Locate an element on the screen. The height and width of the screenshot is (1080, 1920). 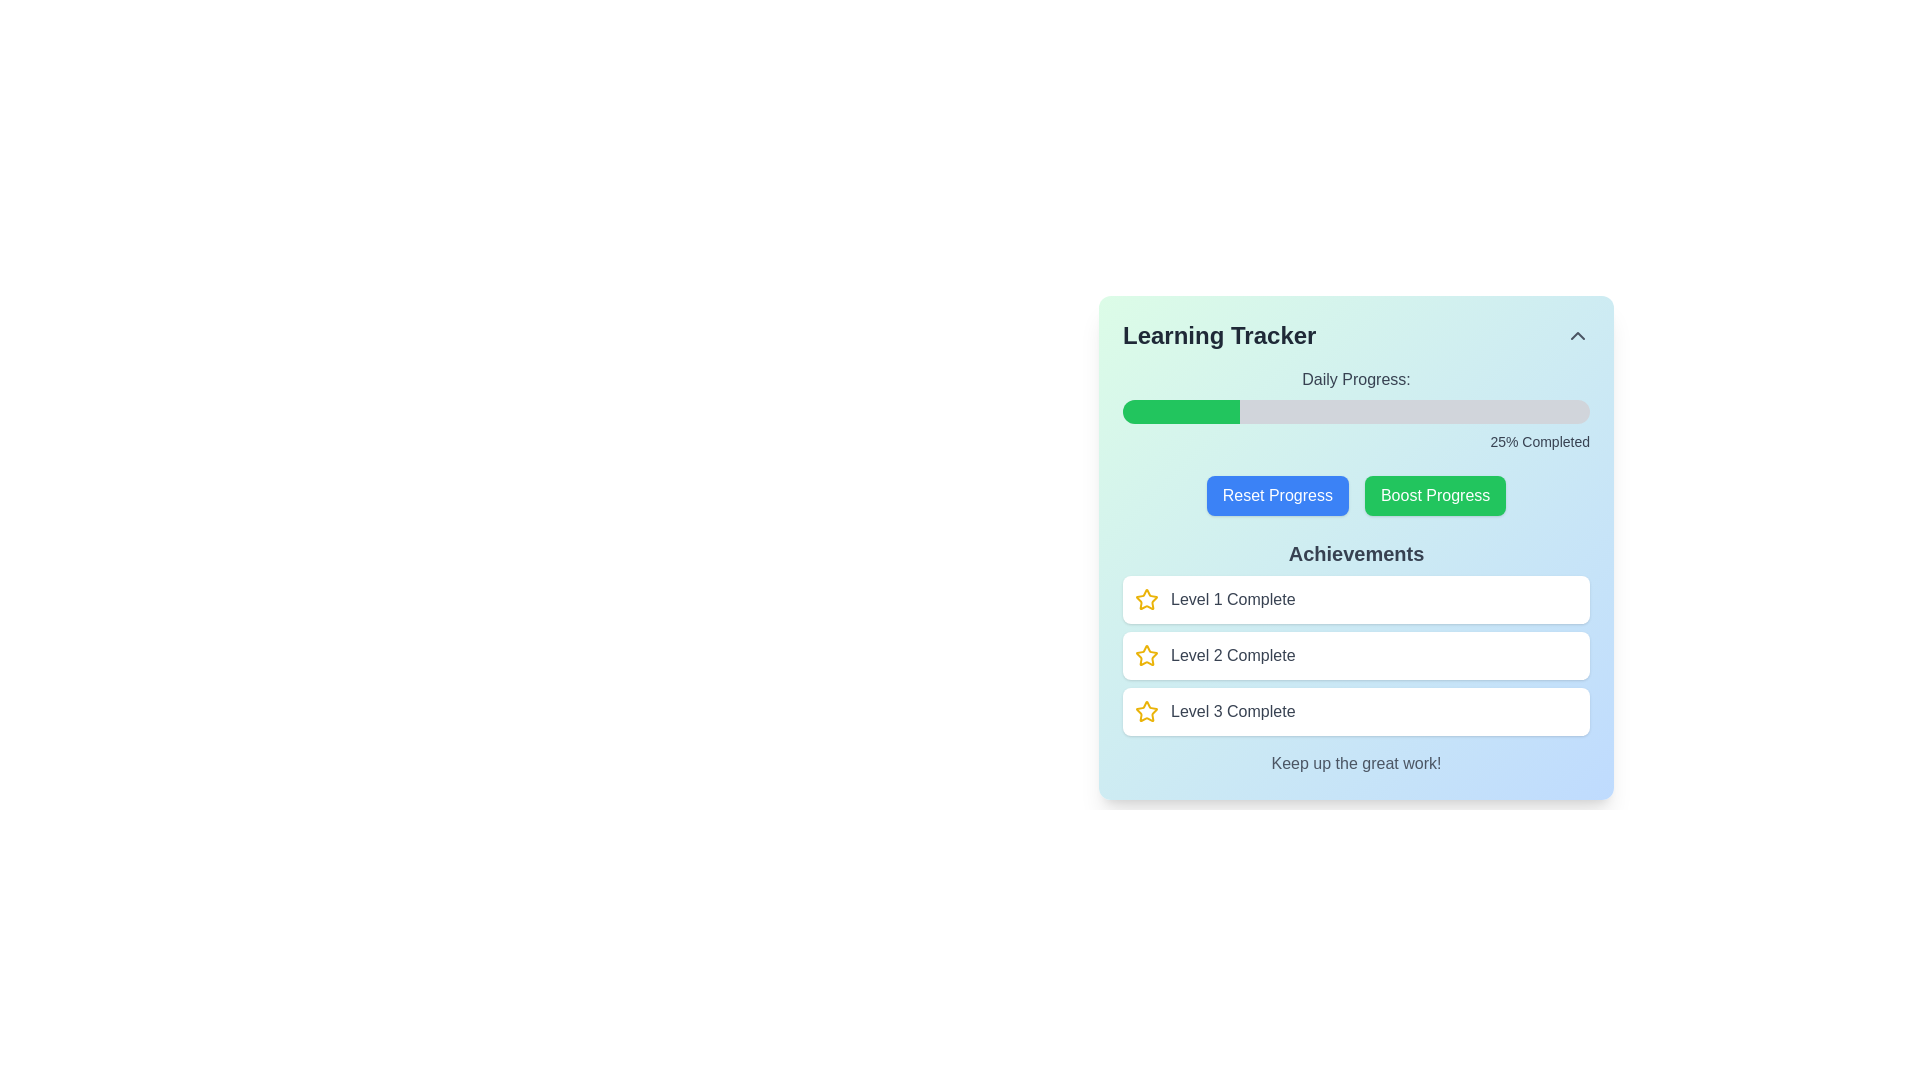
the static text label indicating the completion status of Level 2, which is located in the middle of a vertically stacked list of achievements, below 'Level 1 Complete' and above 'Level 3 Complete' is located at coordinates (1232, 655).